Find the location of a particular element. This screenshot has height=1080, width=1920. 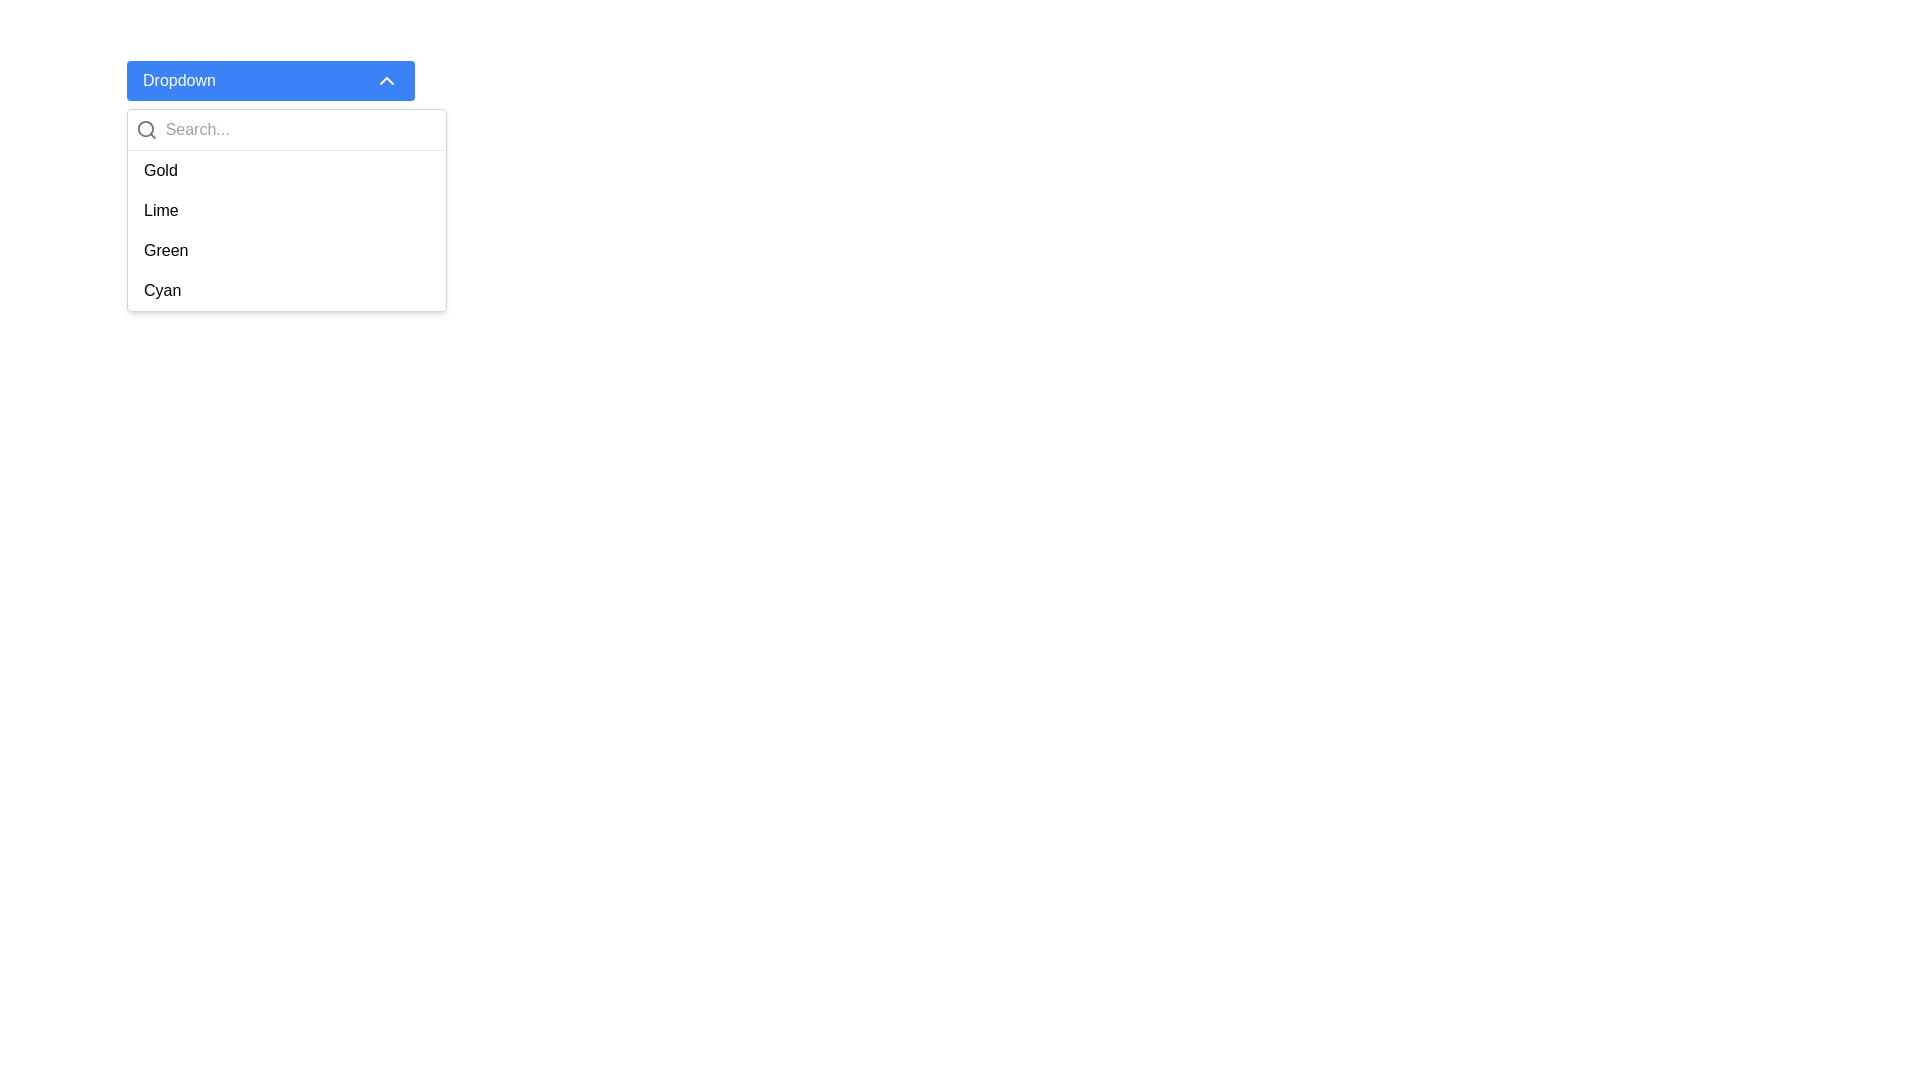

the text-based dropdown option labeled 'Gold' is located at coordinates (160, 169).